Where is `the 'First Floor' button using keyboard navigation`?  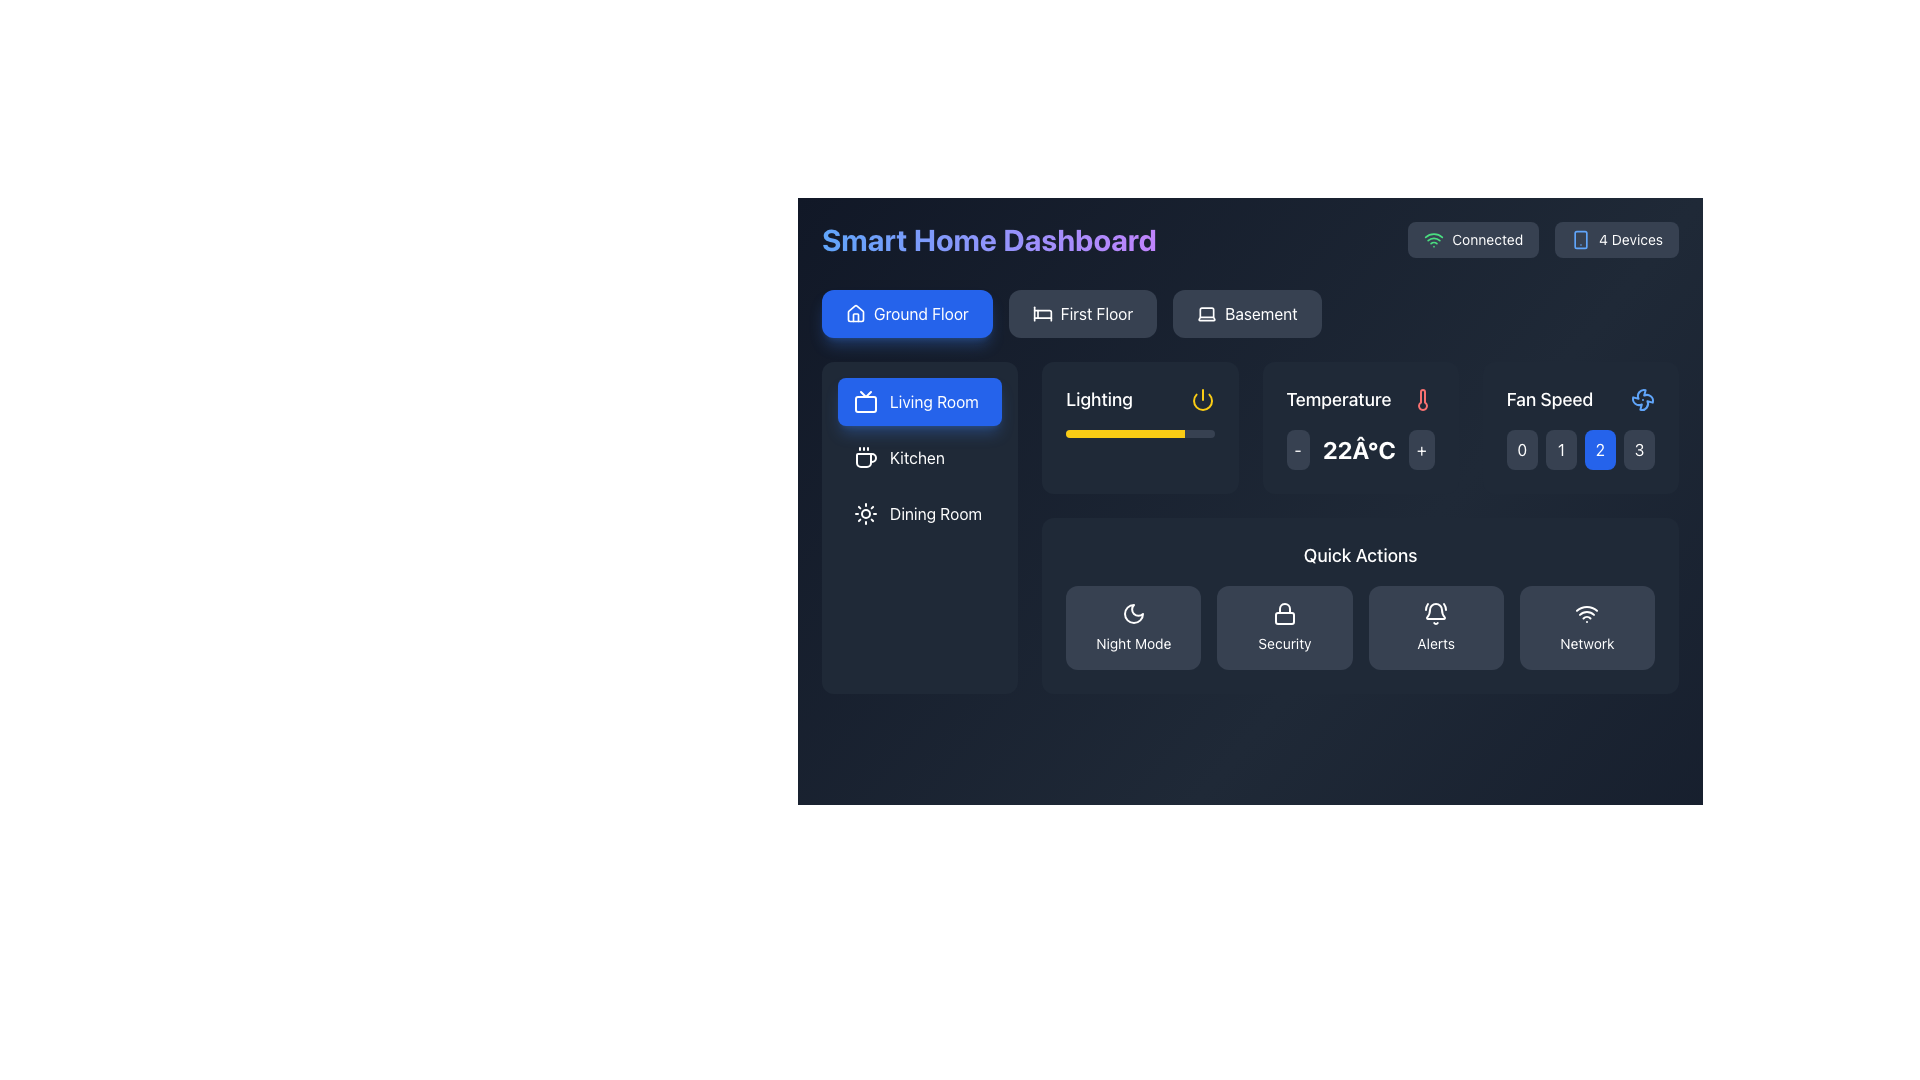
the 'First Floor' button using keyboard navigation is located at coordinates (1081, 313).